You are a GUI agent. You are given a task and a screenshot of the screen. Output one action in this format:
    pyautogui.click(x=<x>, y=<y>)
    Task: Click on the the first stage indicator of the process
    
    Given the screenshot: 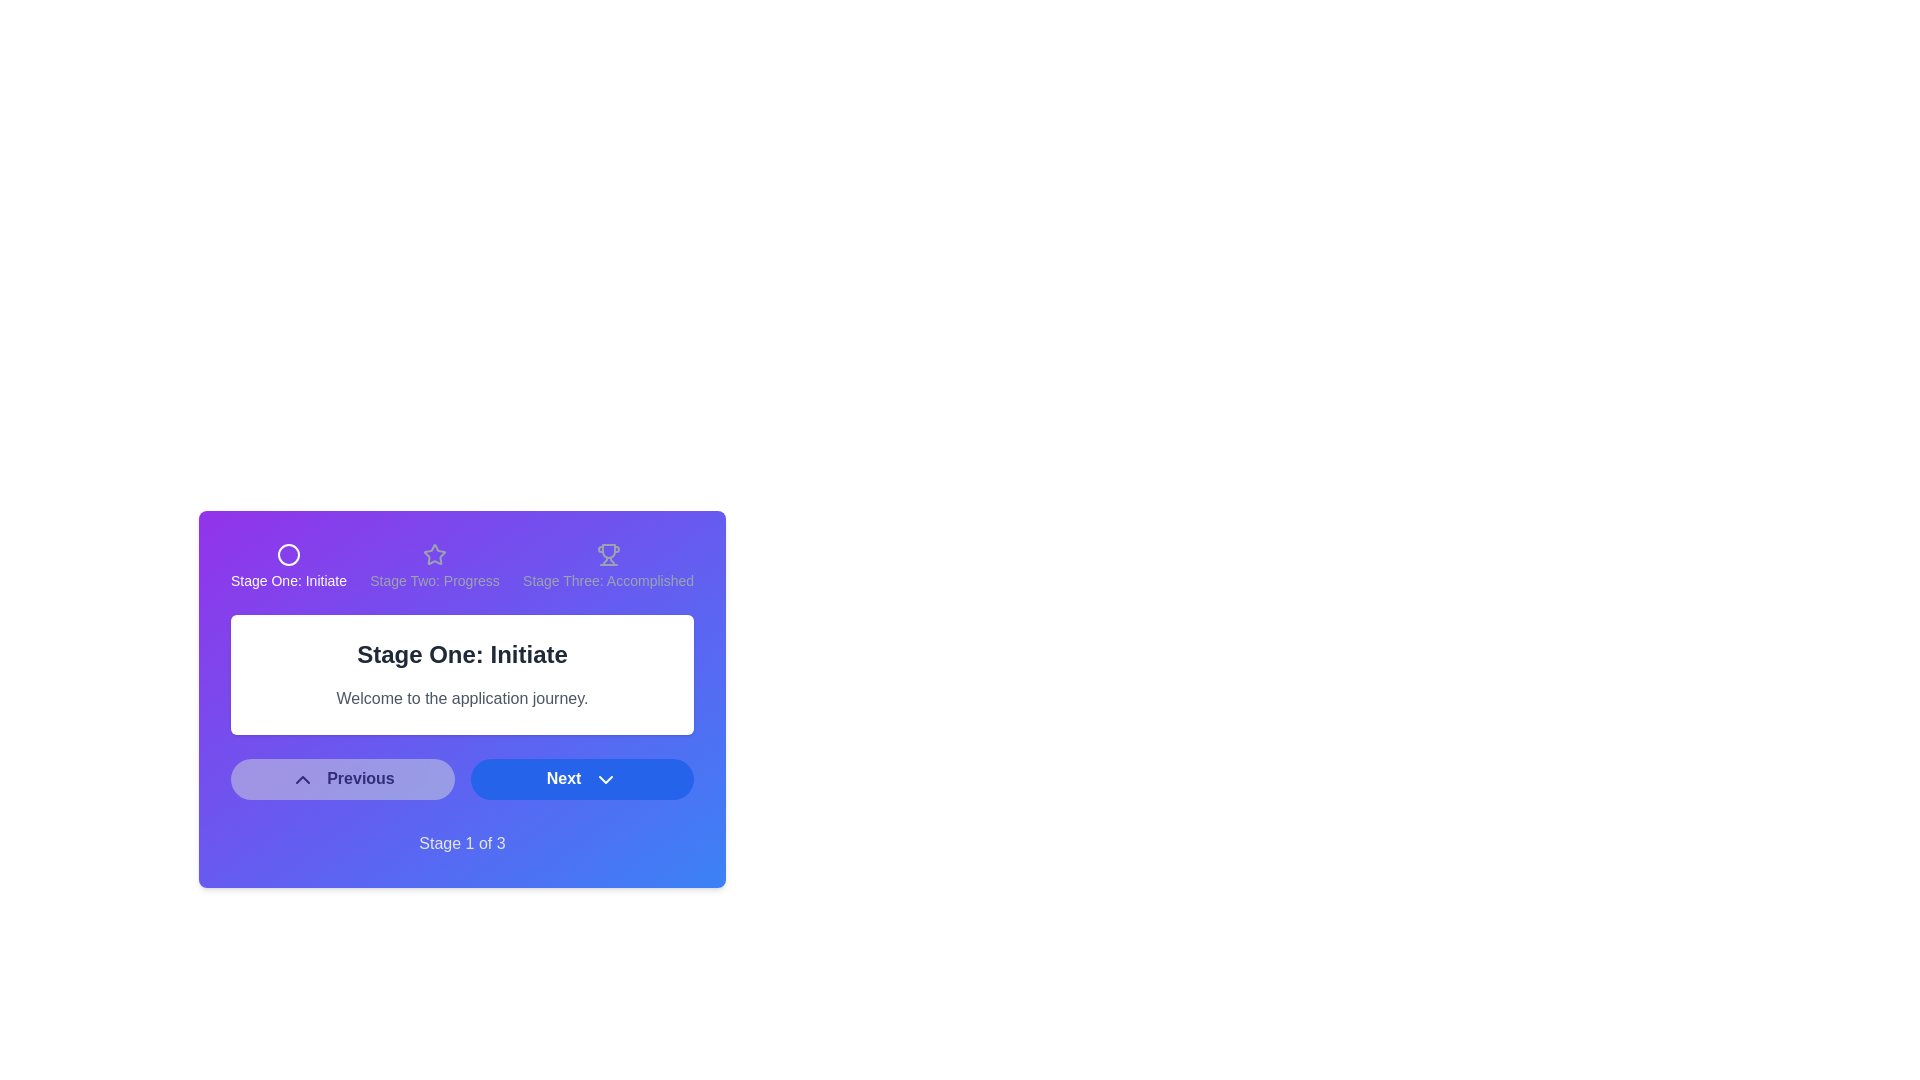 What is the action you would take?
    pyautogui.click(x=287, y=567)
    